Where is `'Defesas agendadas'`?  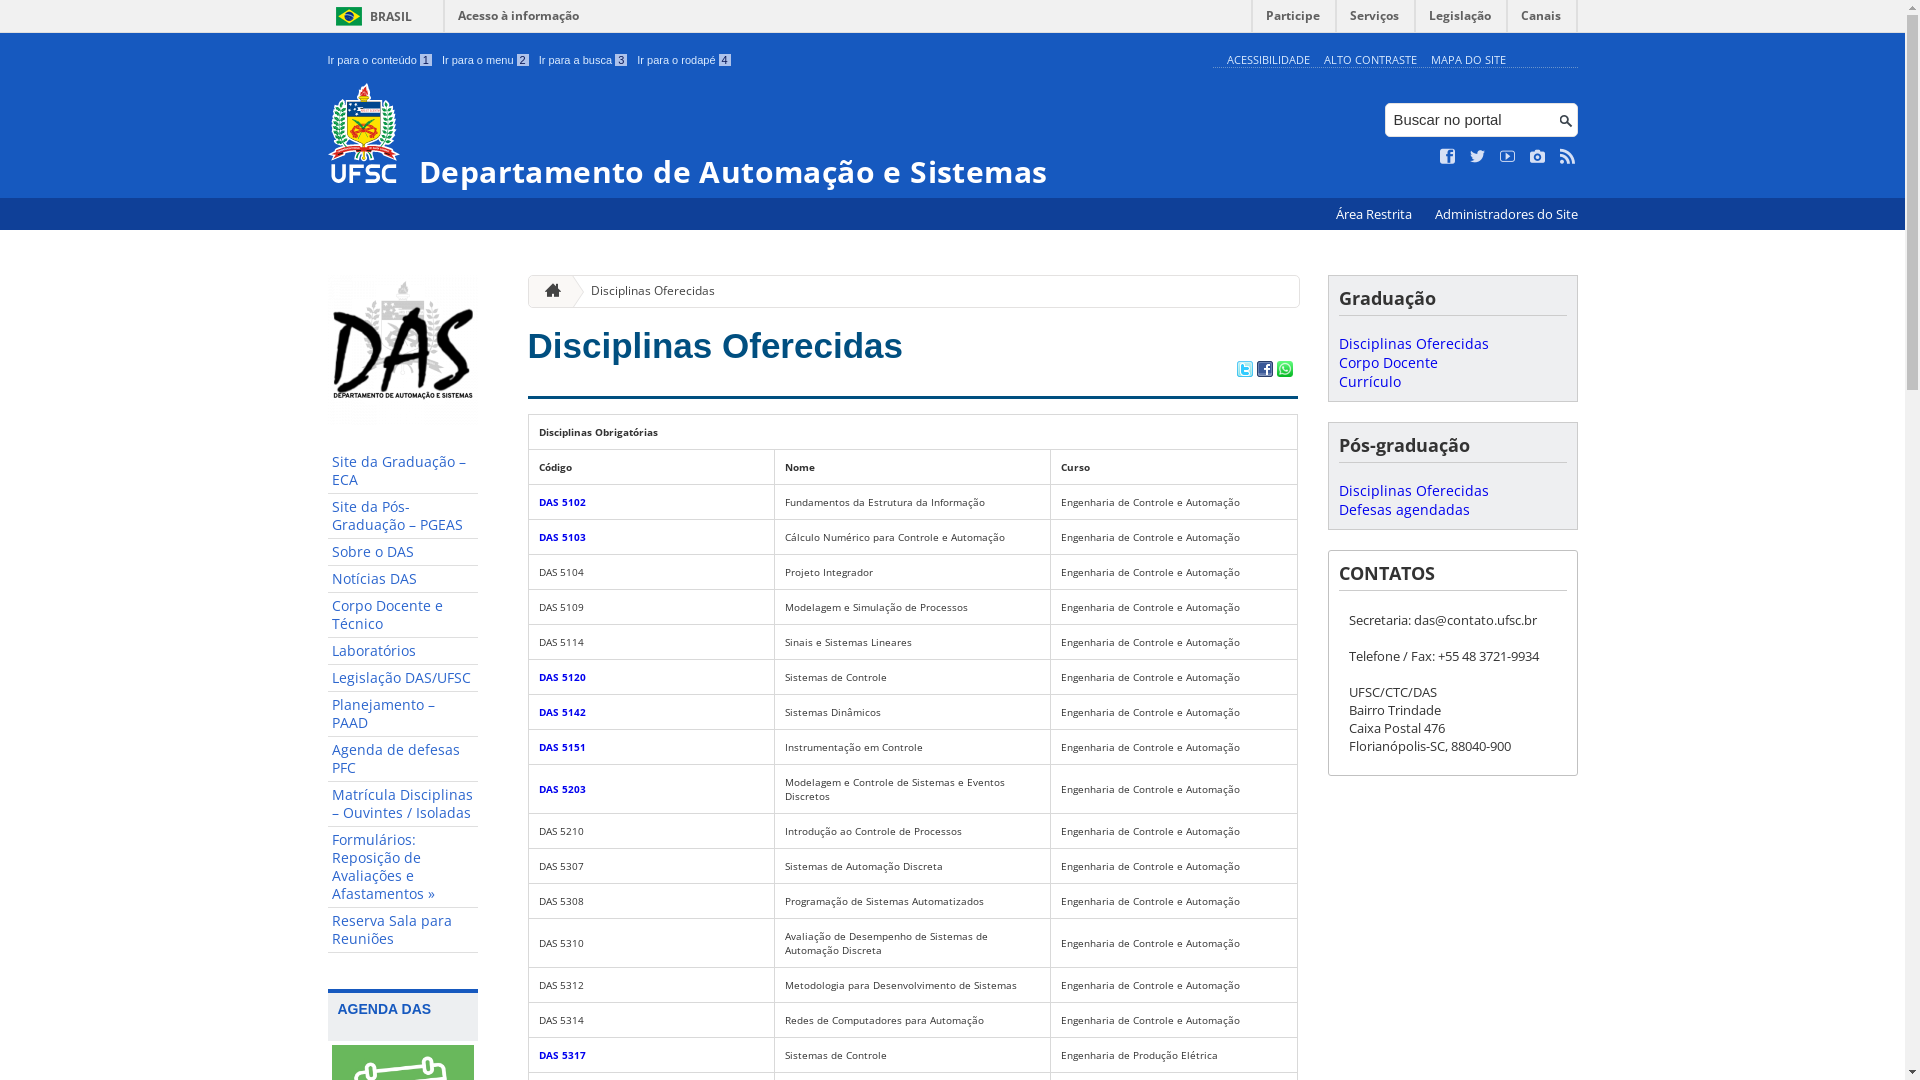
'Defesas agendadas' is located at coordinates (1402, 508).